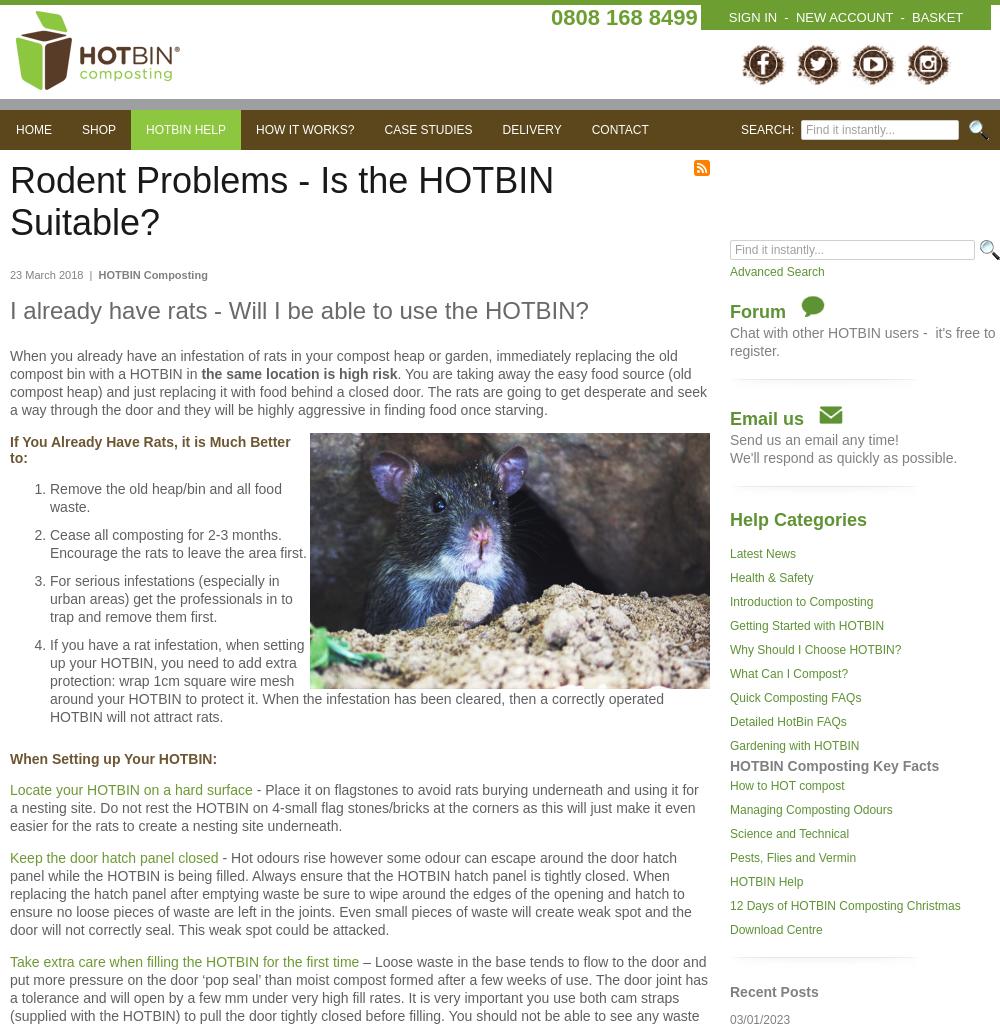  Describe the element at coordinates (795, 698) in the screenshot. I see `'Quick Composting FAQs'` at that location.